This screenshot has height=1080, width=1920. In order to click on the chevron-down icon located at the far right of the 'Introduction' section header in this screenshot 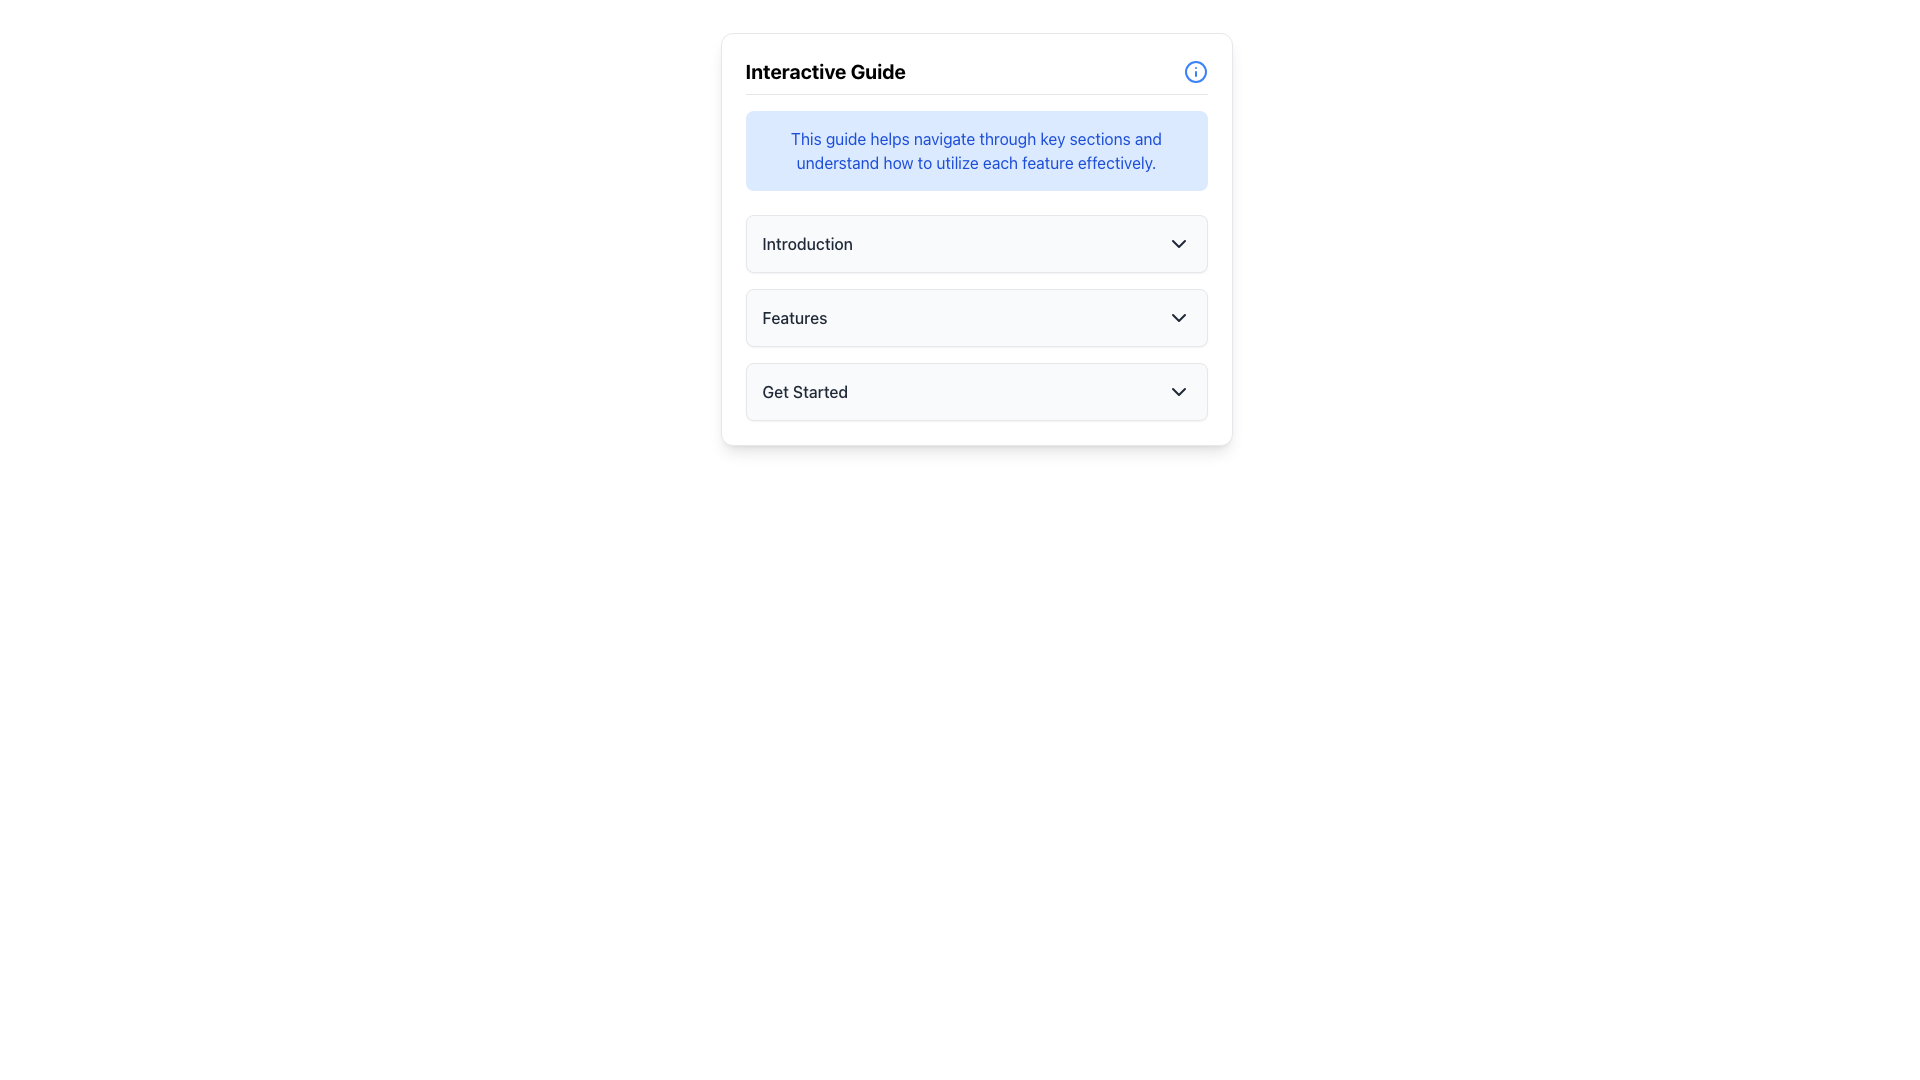, I will do `click(1178, 242)`.